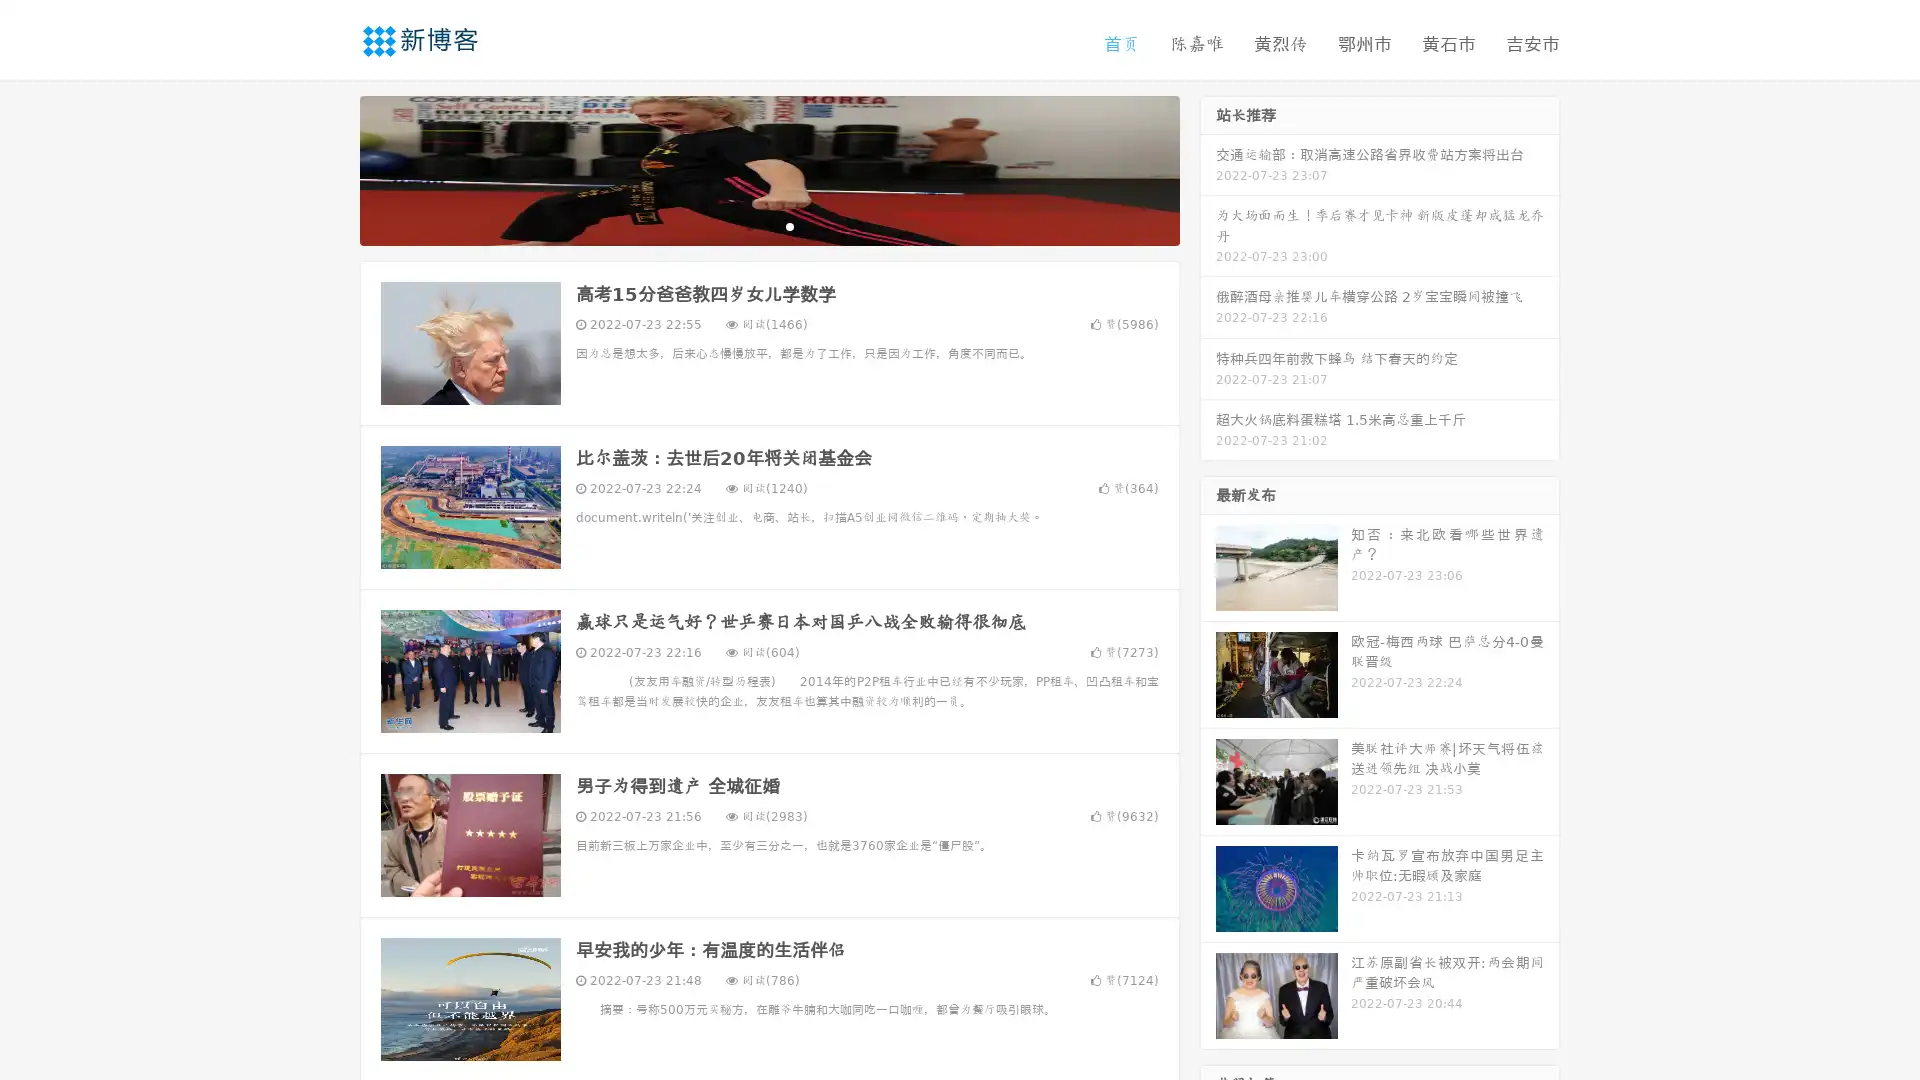 This screenshot has height=1080, width=1920. Describe the element at coordinates (768, 225) in the screenshot. I see `Go to slide 2` at that location.